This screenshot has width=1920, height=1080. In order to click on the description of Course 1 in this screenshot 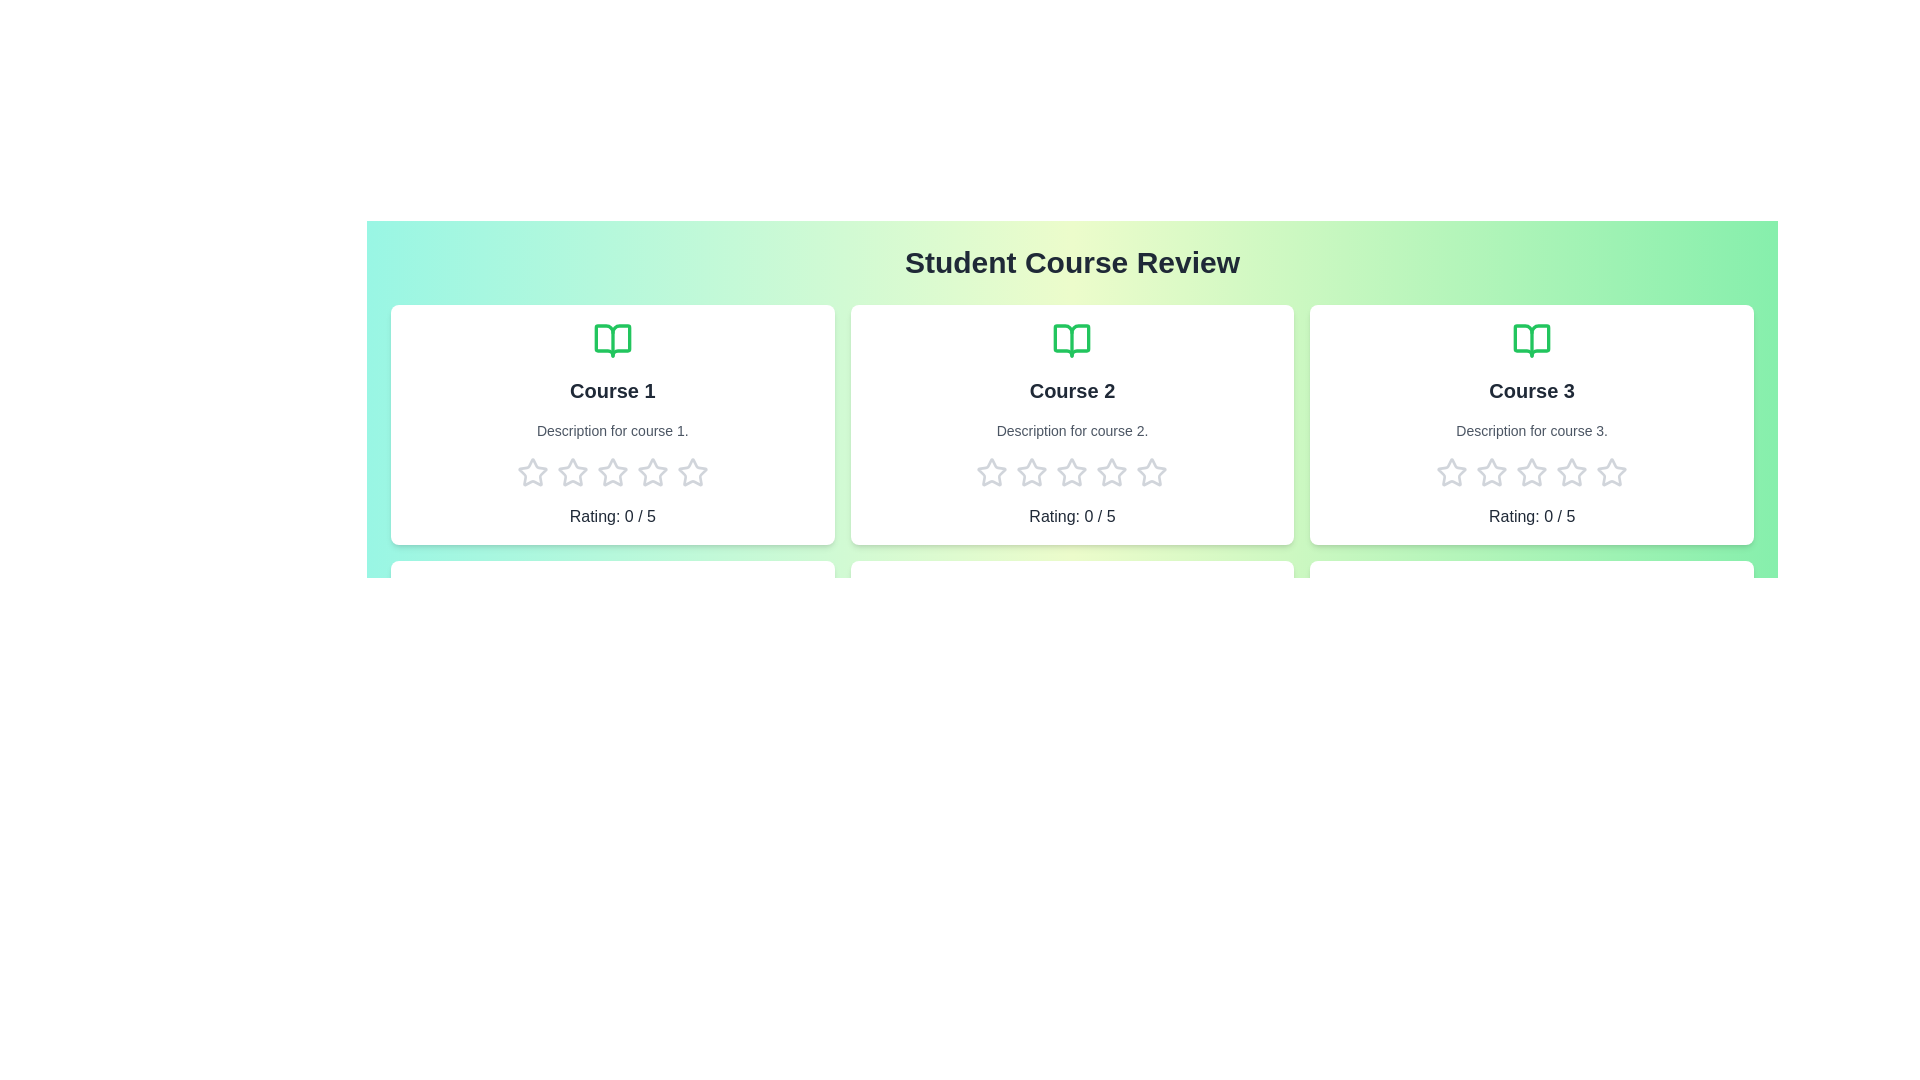, I will do `click(611, 430)`.